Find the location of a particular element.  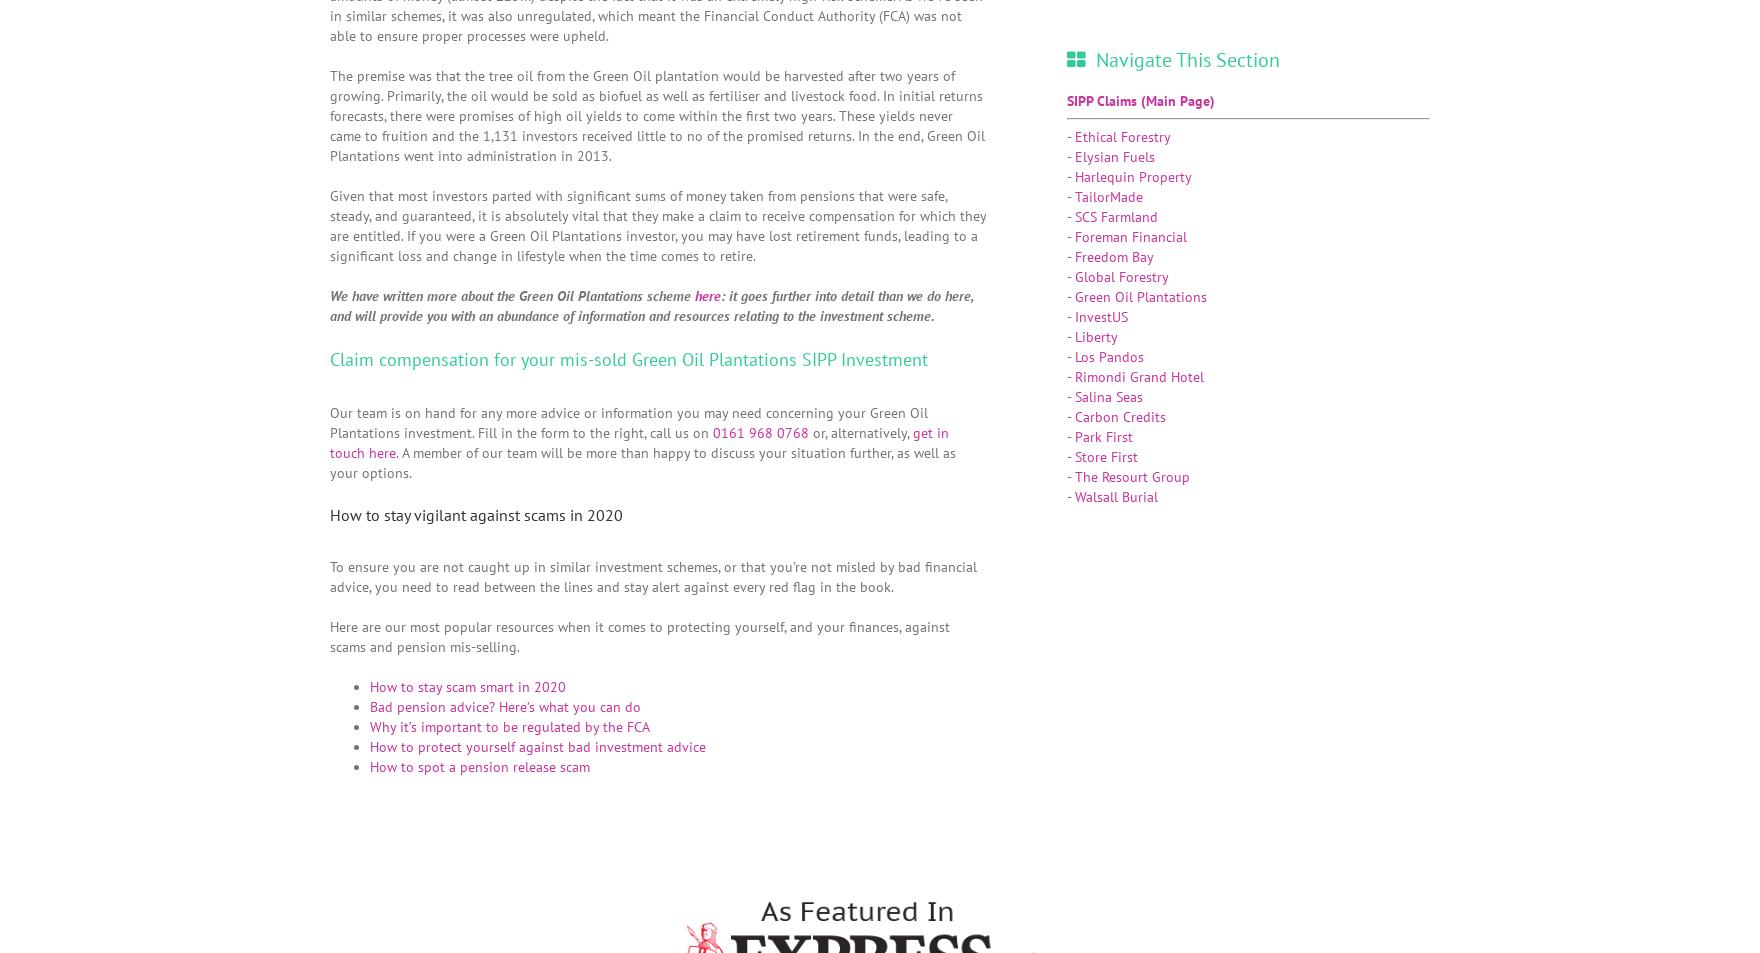

'How to protect yourself against bad investment advice' is located at coordinates (538, 746).